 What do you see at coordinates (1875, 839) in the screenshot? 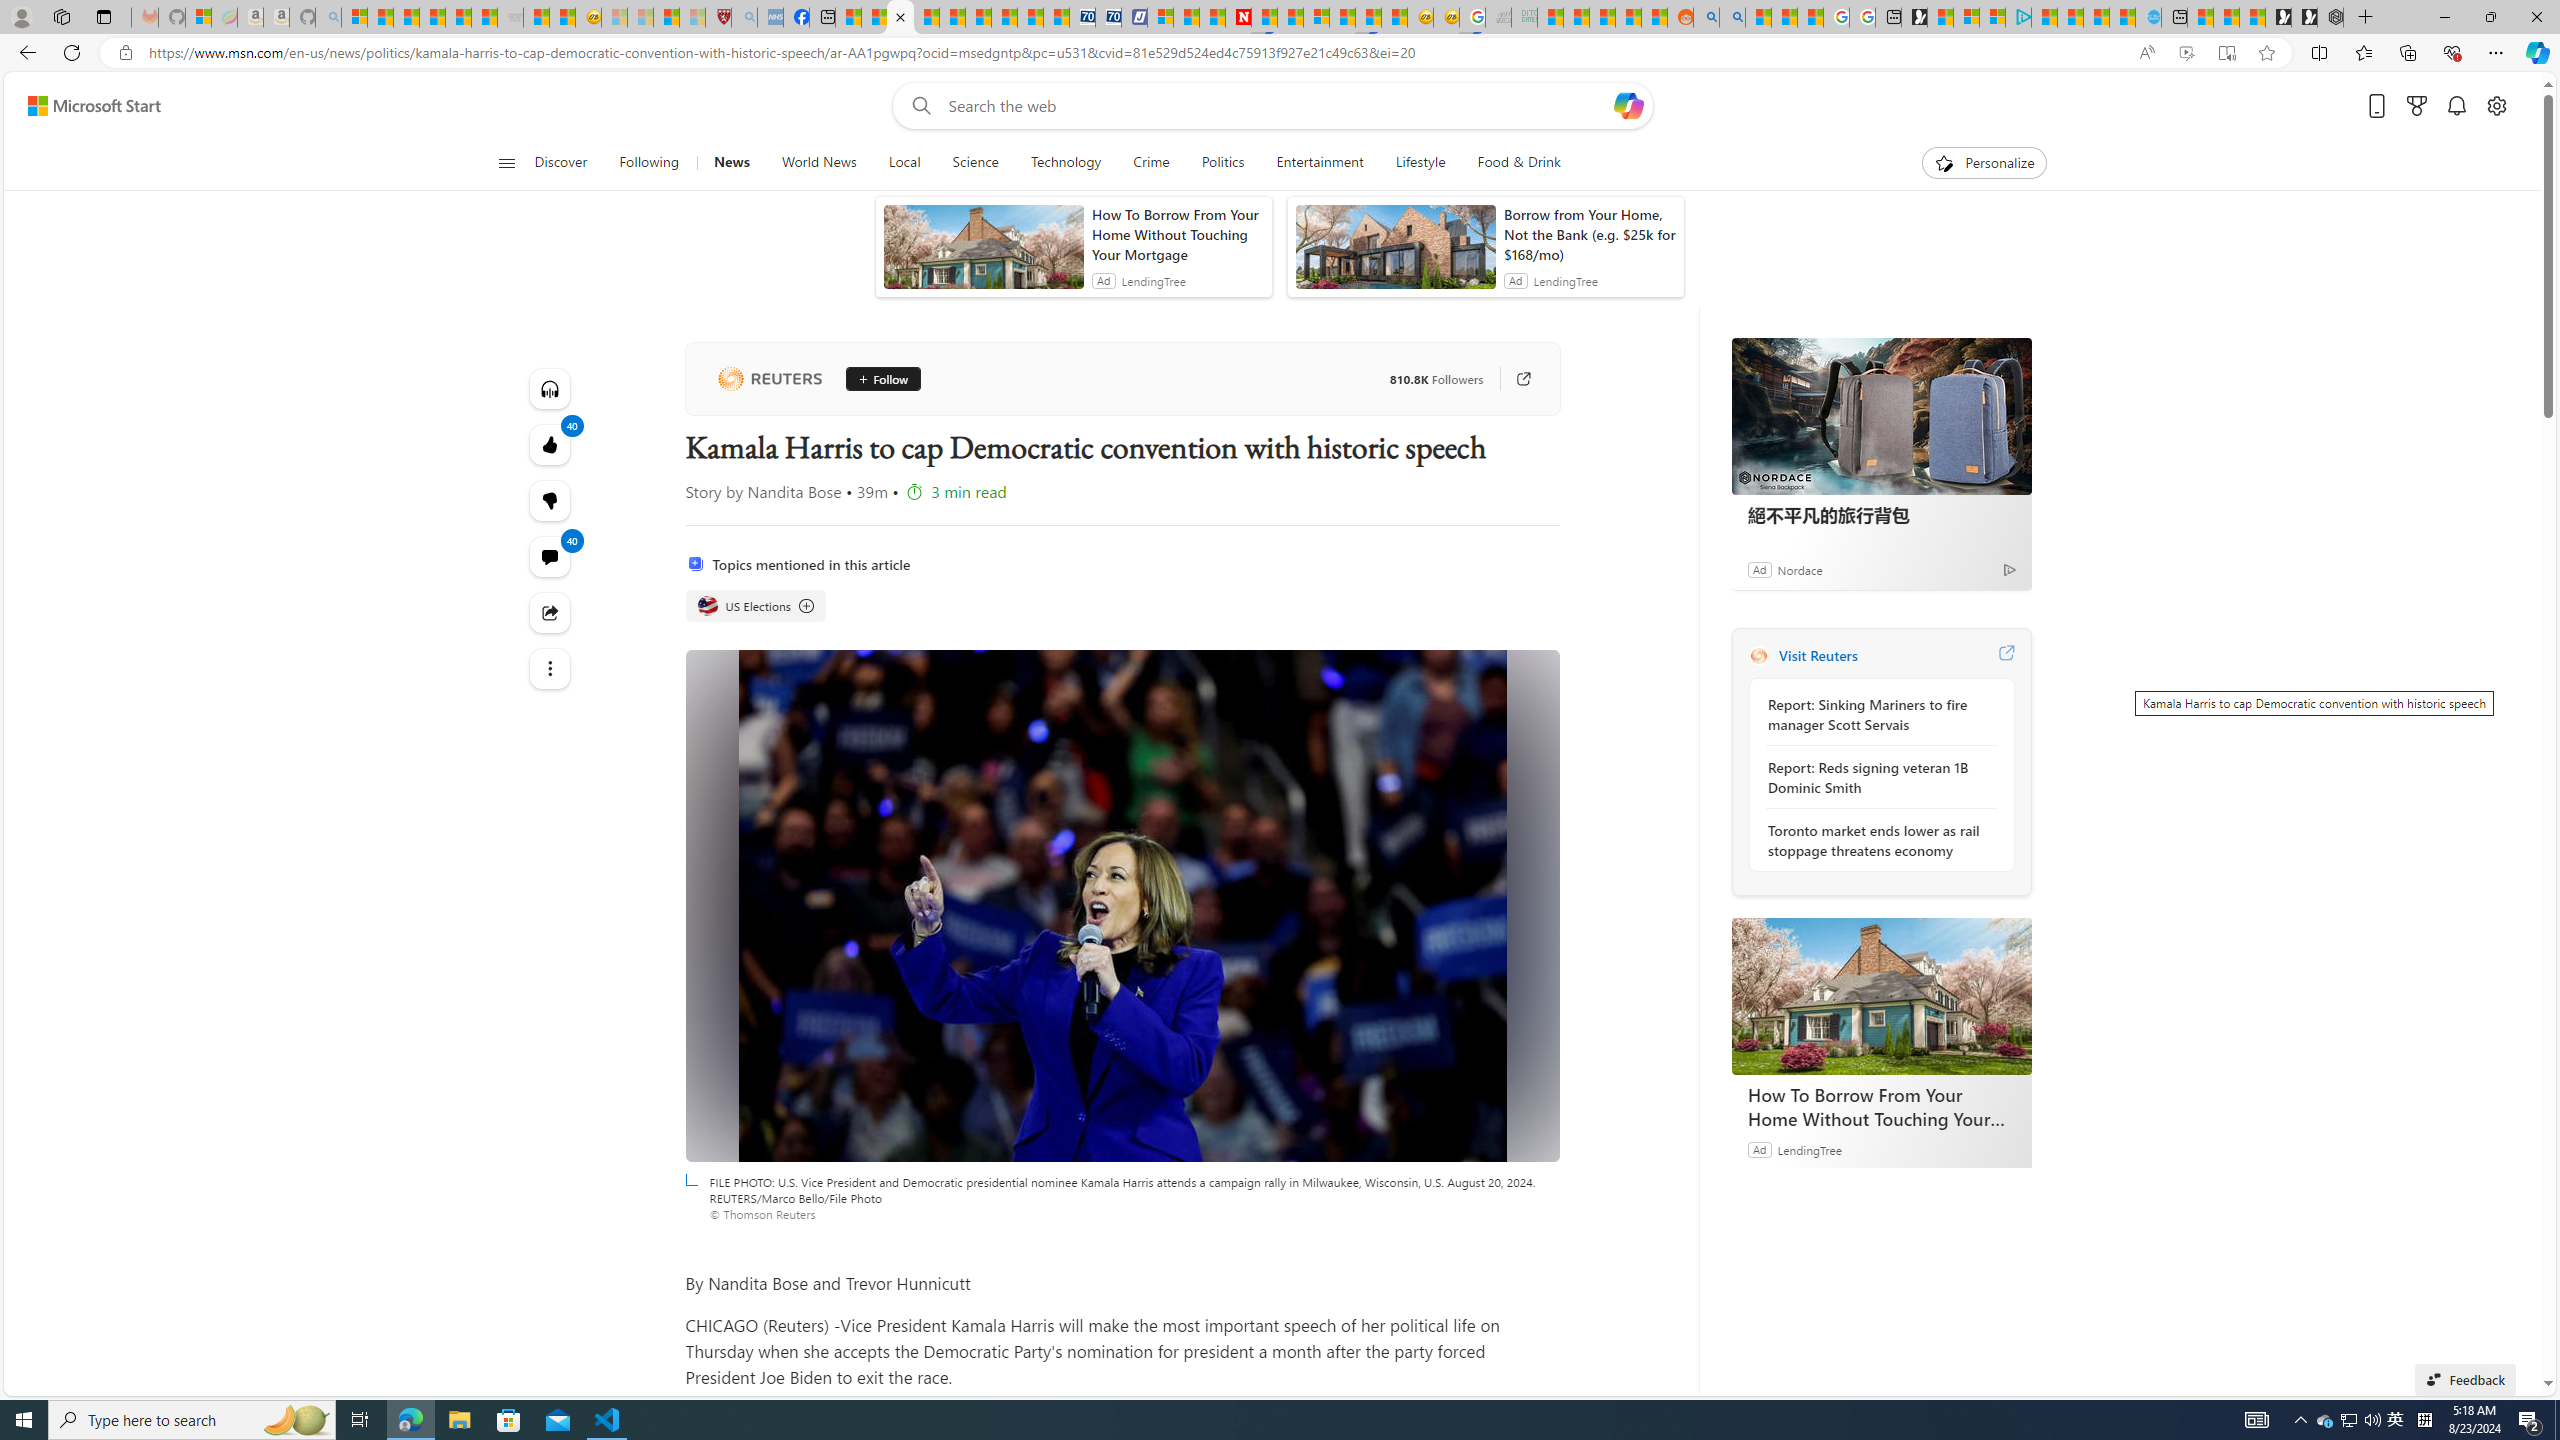
I see `'Toronto market ends lower as rail stoppage threatens economy'` at bounding box center [1875, 839].